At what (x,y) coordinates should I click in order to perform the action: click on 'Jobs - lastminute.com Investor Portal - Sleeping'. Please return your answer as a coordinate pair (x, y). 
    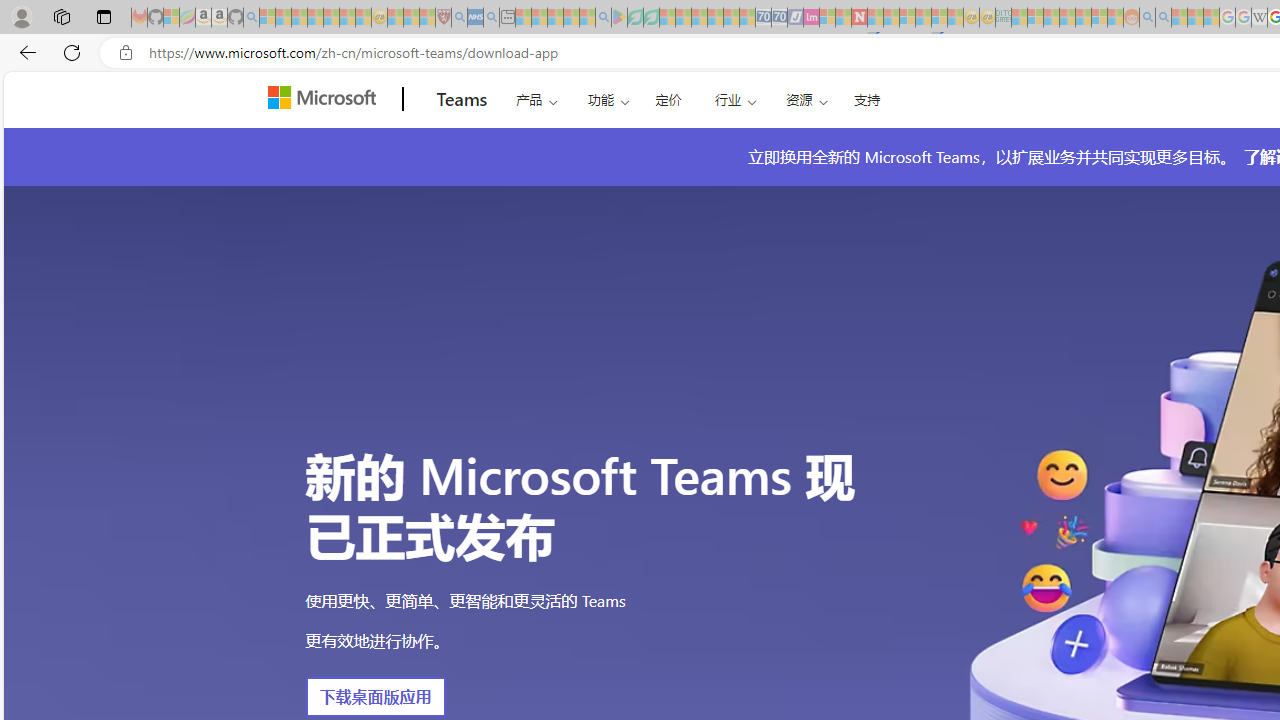
    Looking at the image, I should click on (811, 17).